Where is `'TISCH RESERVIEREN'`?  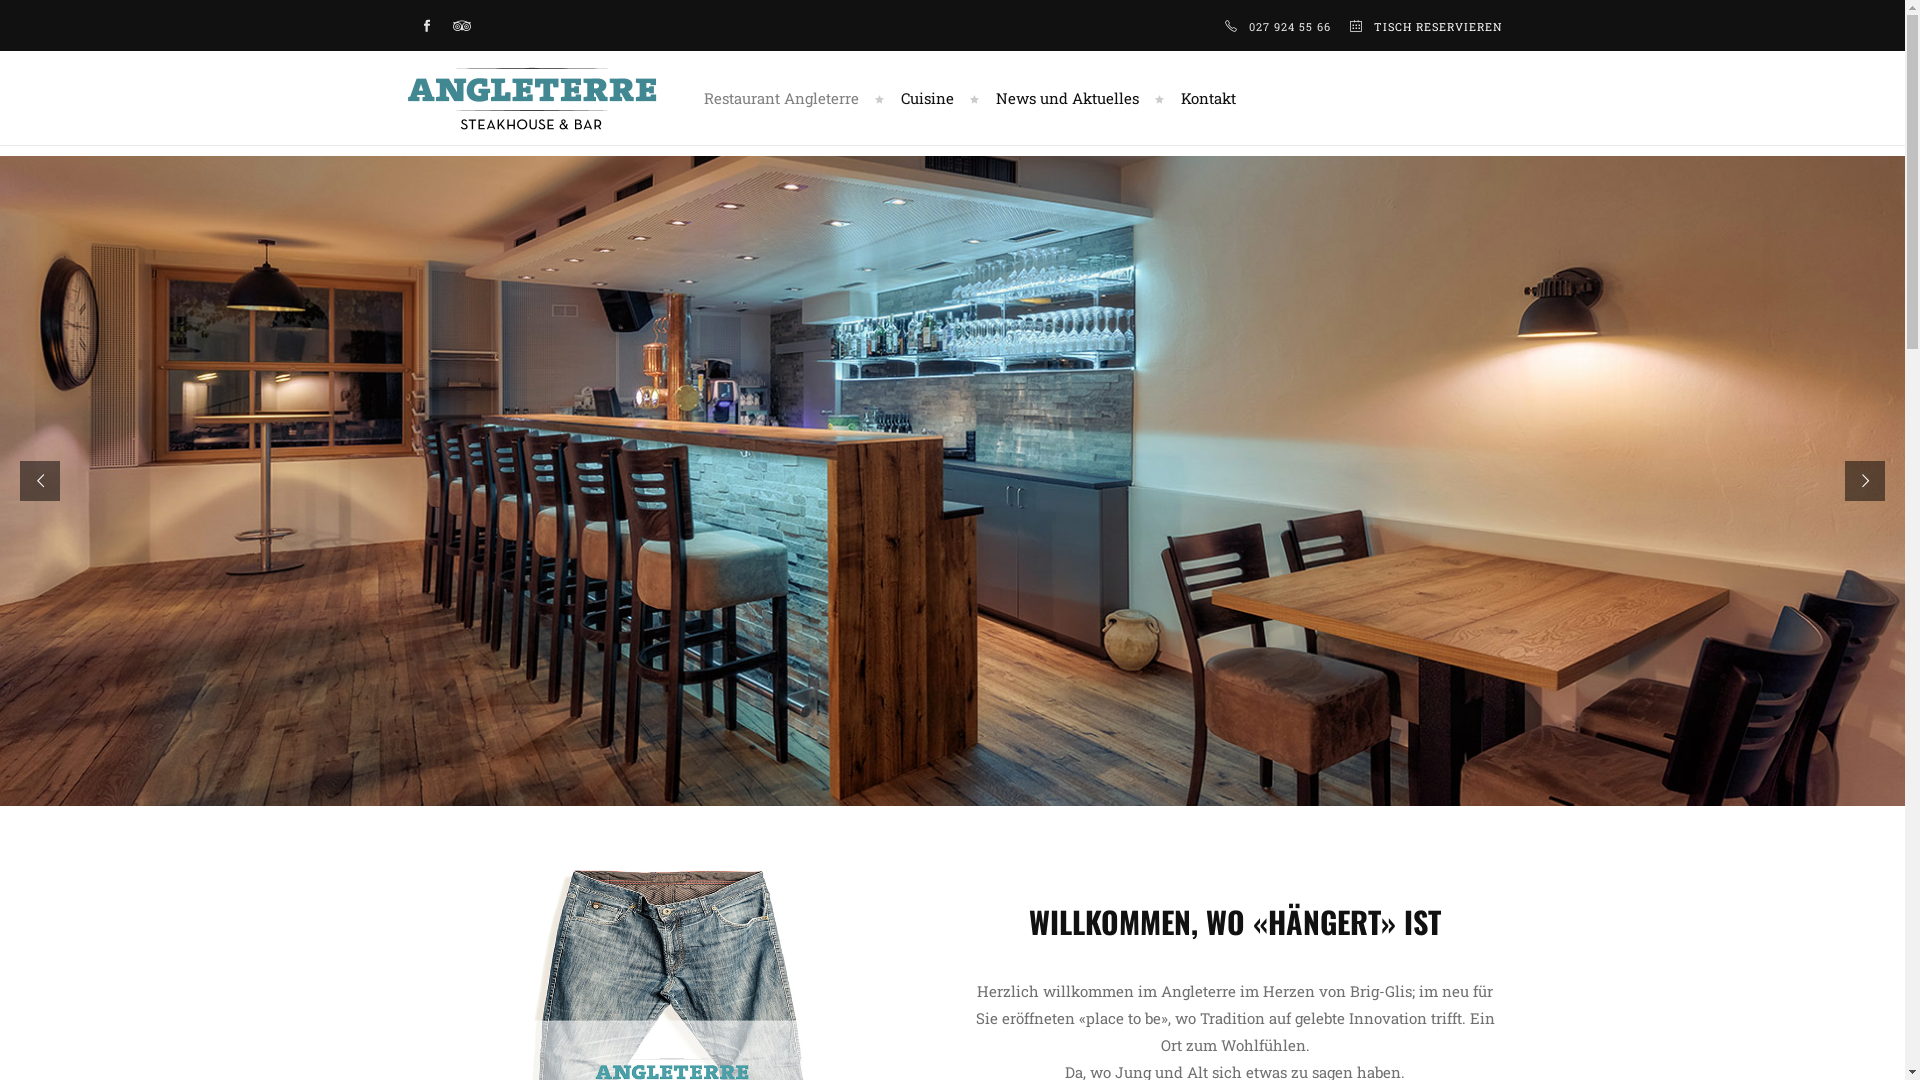
'TISCH RESERVIEREN' is located at coordinates (1372, 26).